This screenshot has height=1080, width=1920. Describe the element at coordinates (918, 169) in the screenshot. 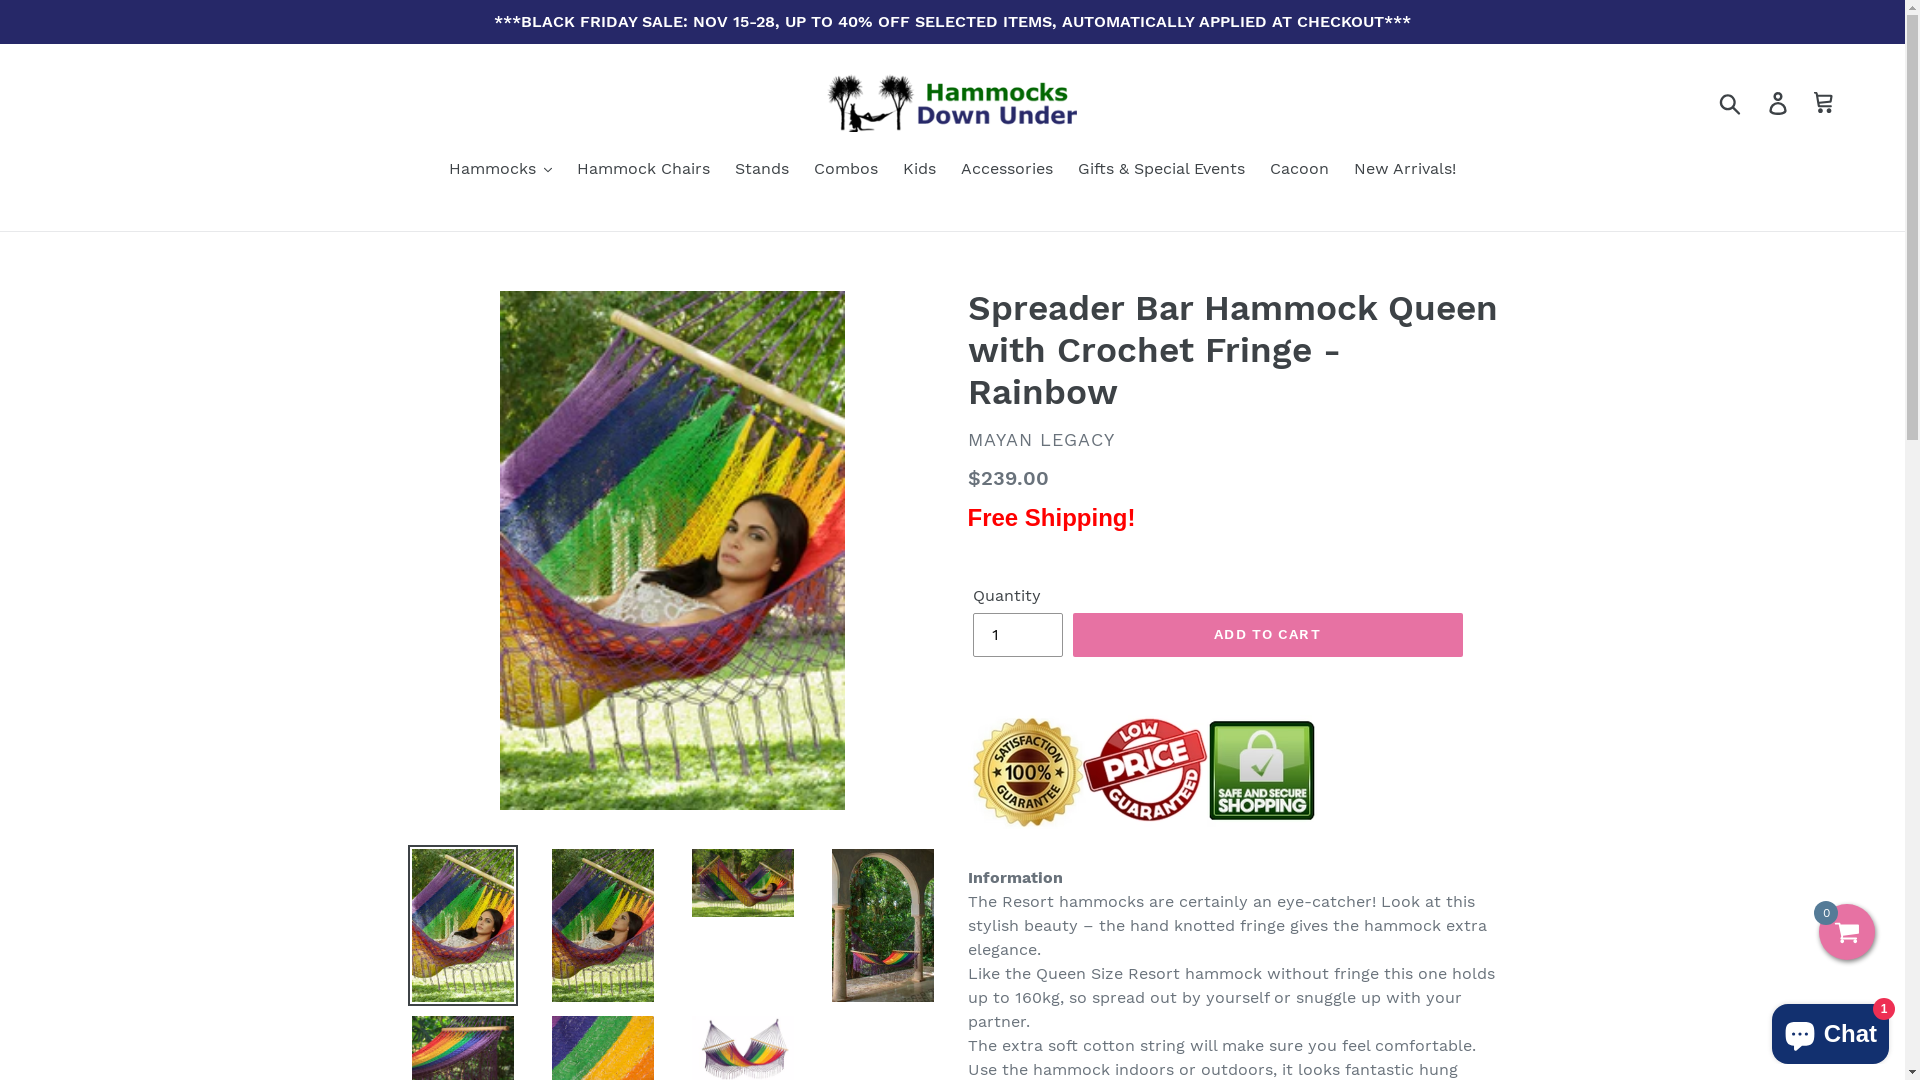

I see `'Kids'` at that location.